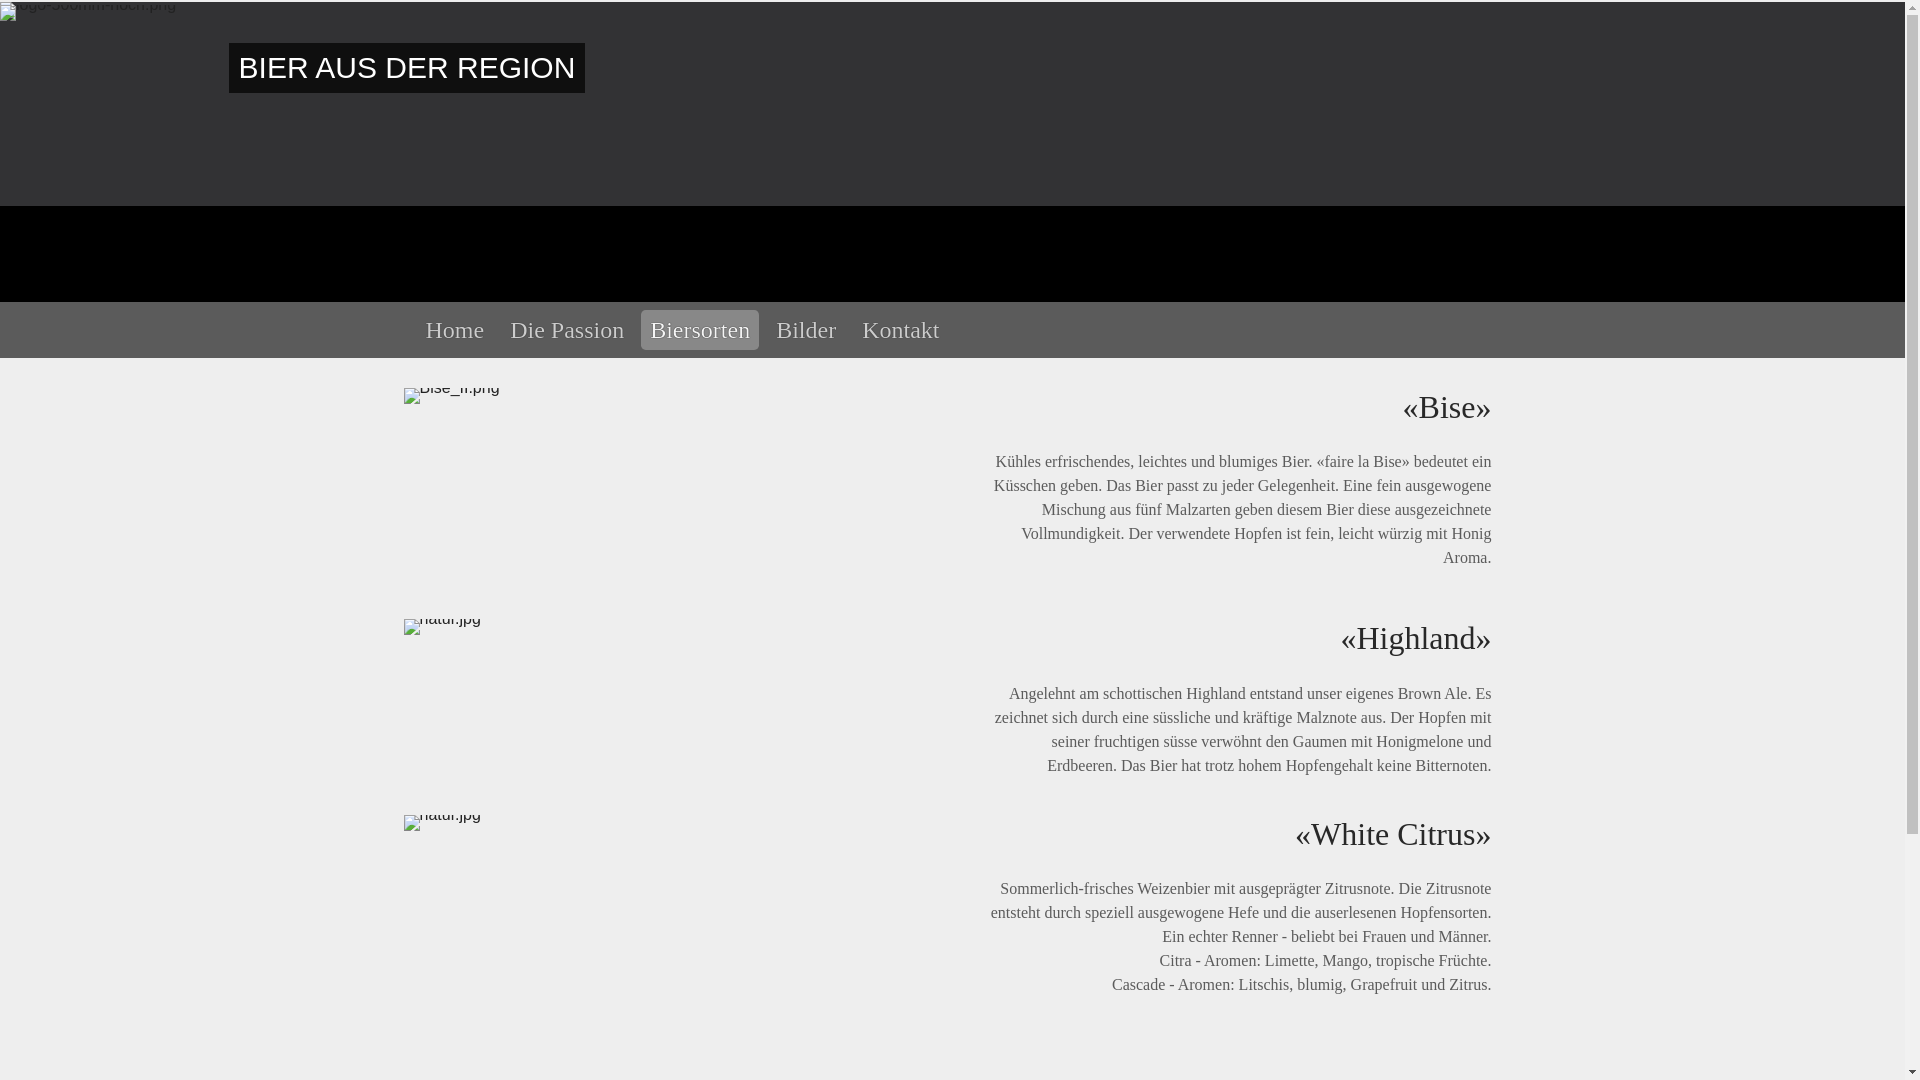 Image resolution: width=1920 pixels, height=1080 pixels. I want to click on 'Biersorten', so click(641, 329).